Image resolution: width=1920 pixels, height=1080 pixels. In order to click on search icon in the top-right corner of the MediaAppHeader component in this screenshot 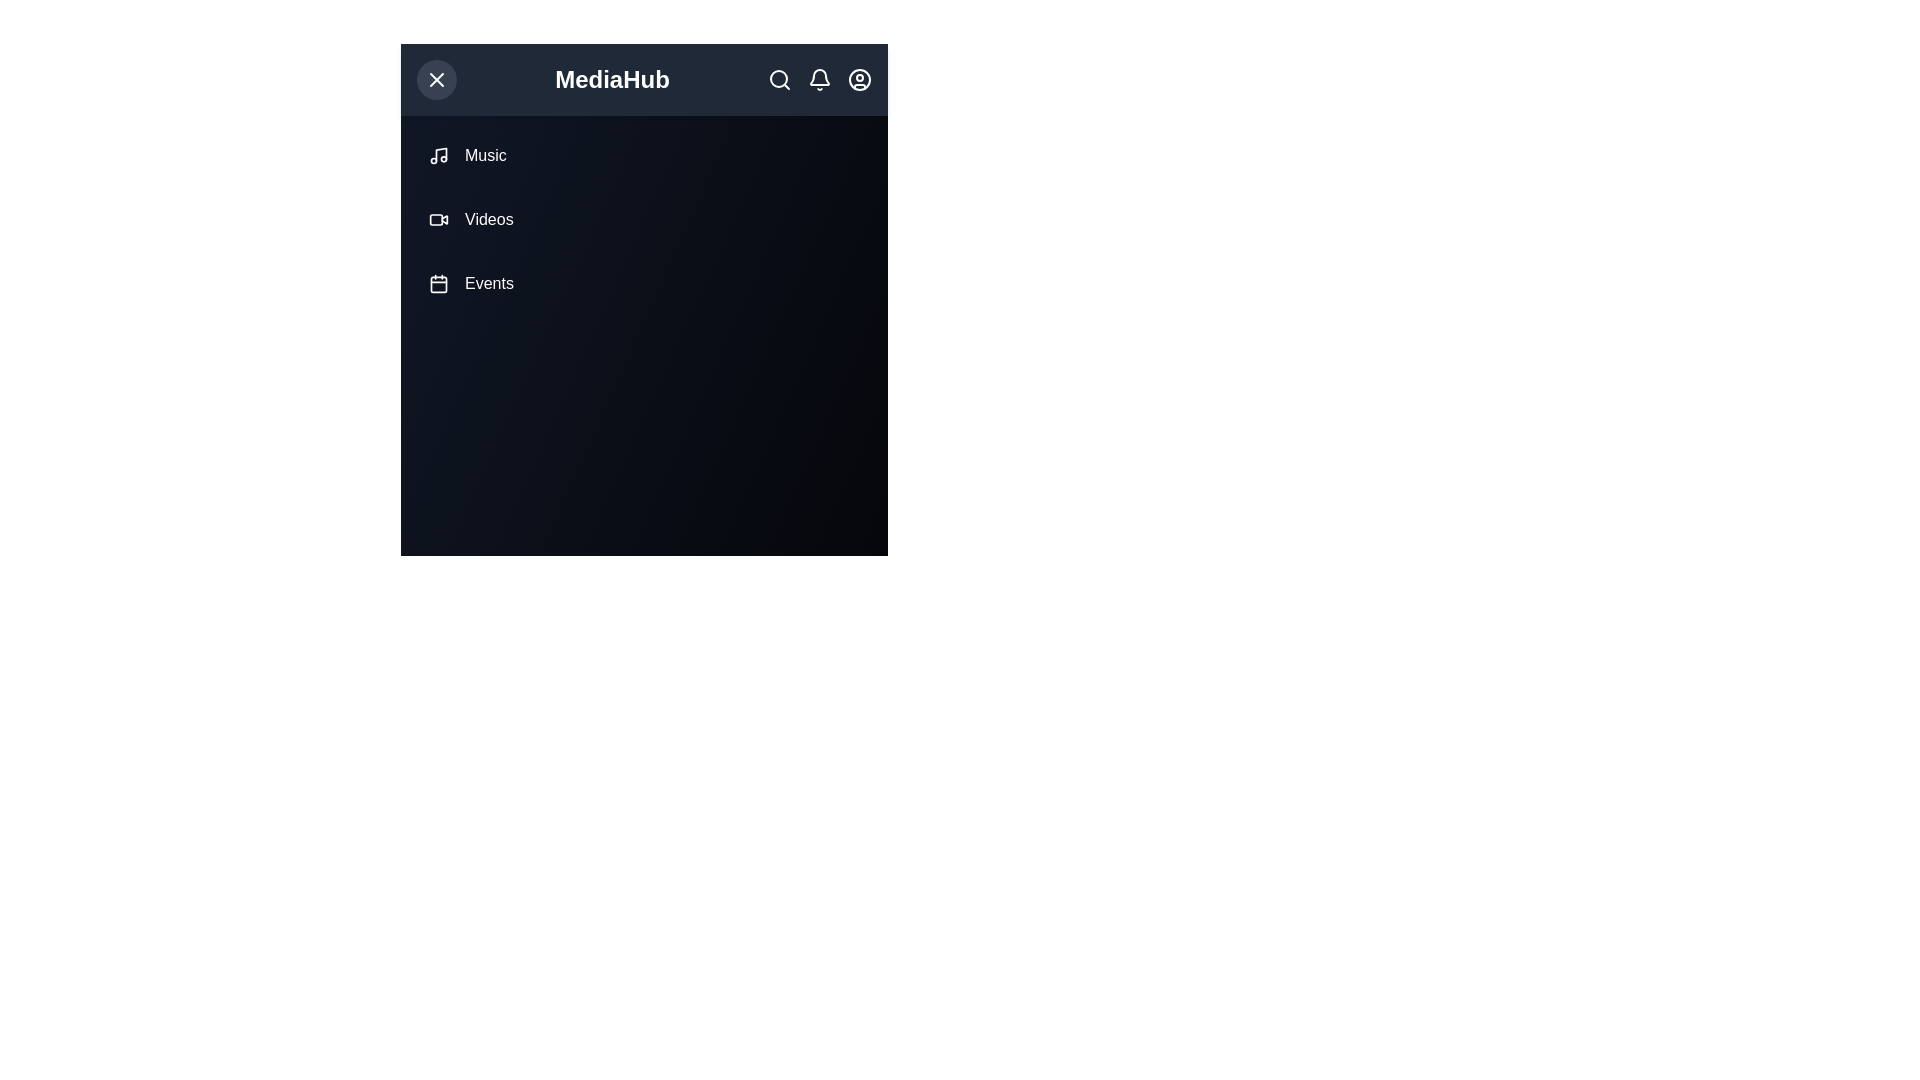, I will do `click(778, 79)`.